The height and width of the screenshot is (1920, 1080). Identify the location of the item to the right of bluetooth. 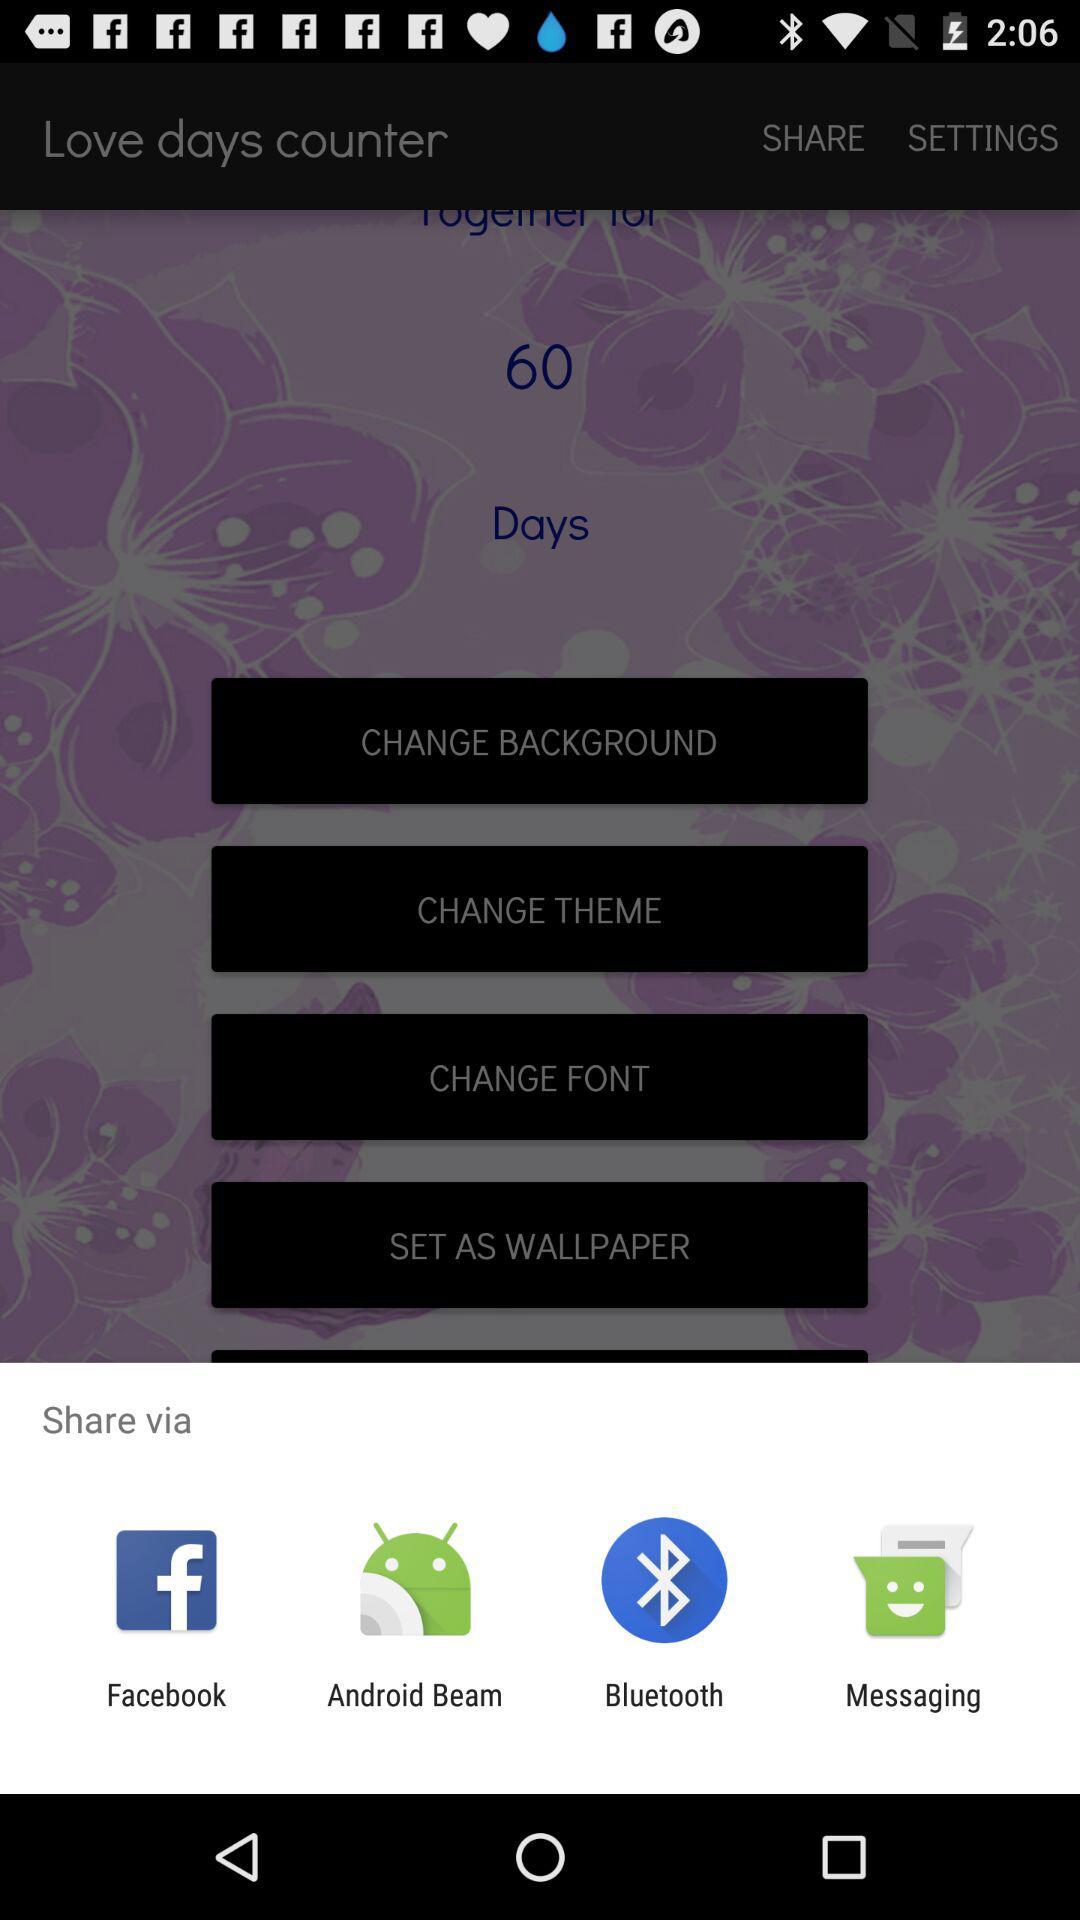
(913, 1711).